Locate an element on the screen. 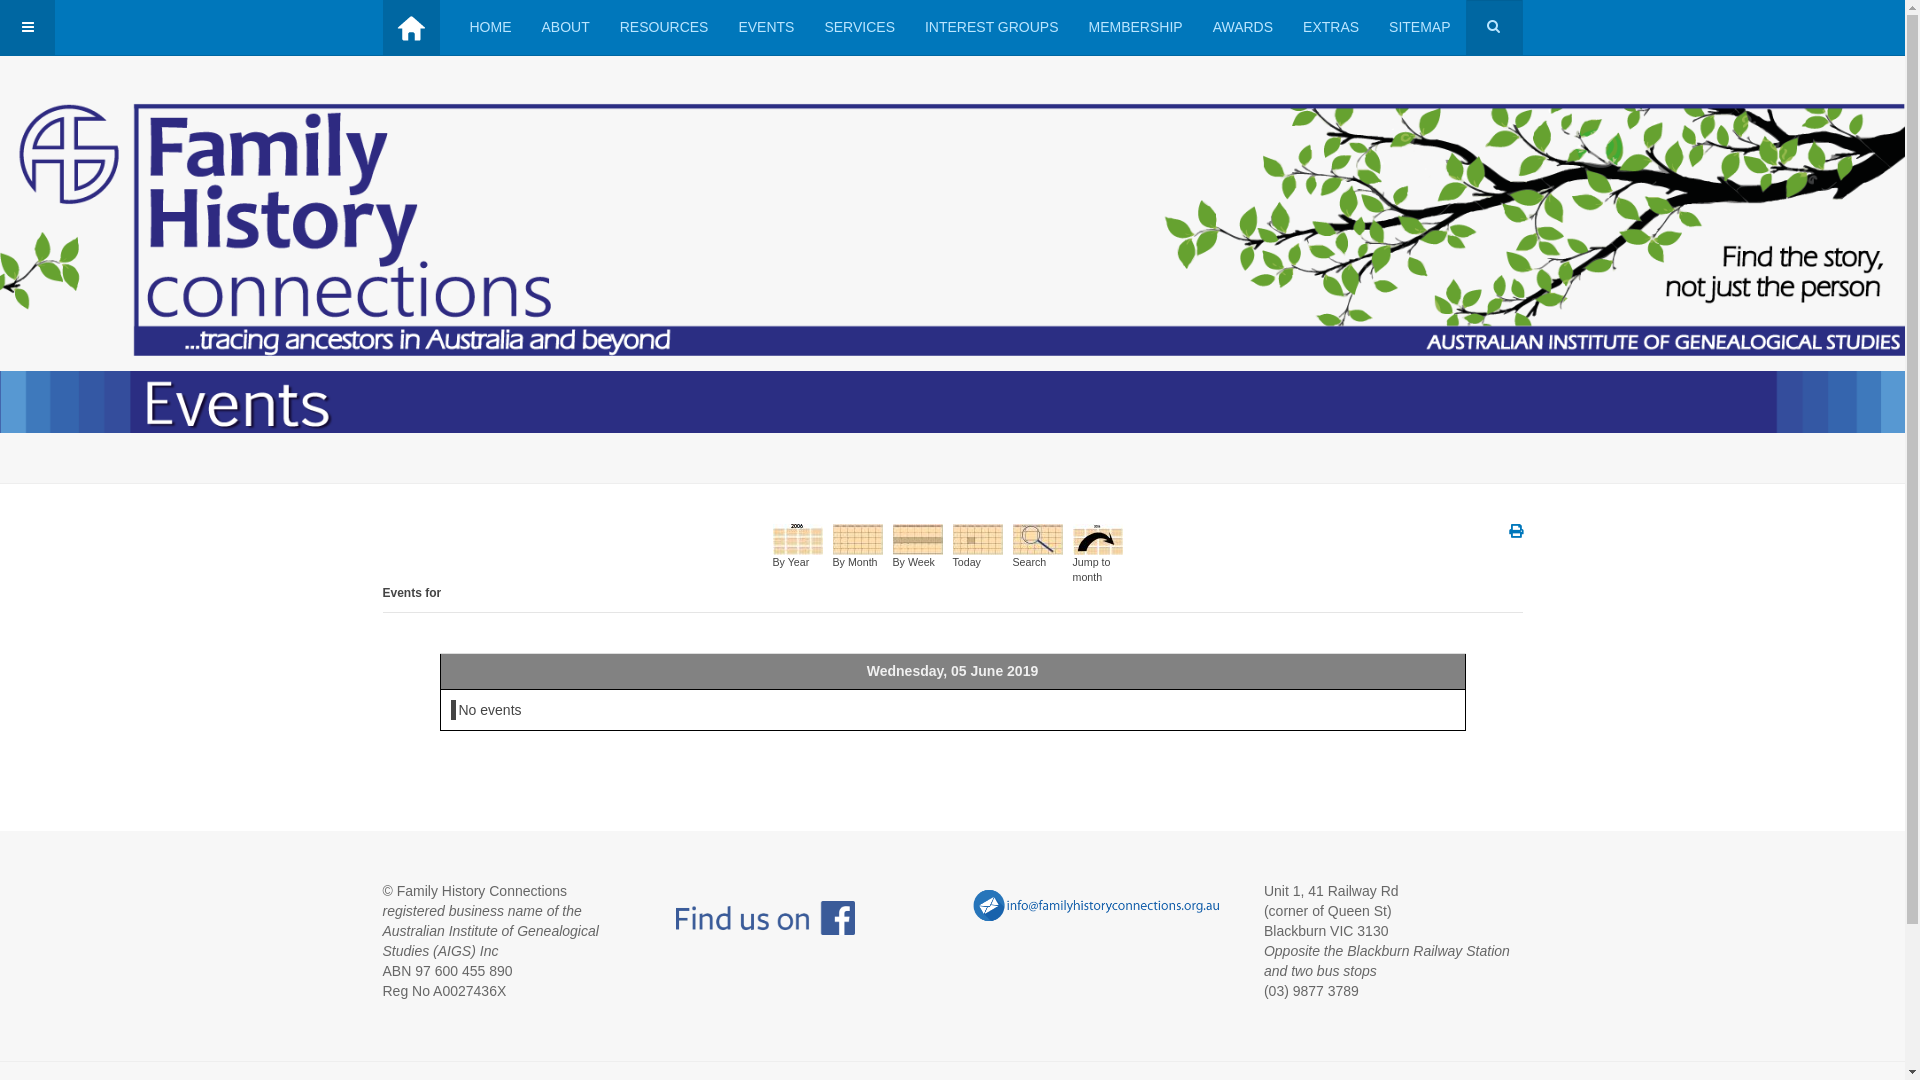 The height and width of the screenshot is (1080, 1920). 'AWARDS' is located at coordinates (1242, 27).